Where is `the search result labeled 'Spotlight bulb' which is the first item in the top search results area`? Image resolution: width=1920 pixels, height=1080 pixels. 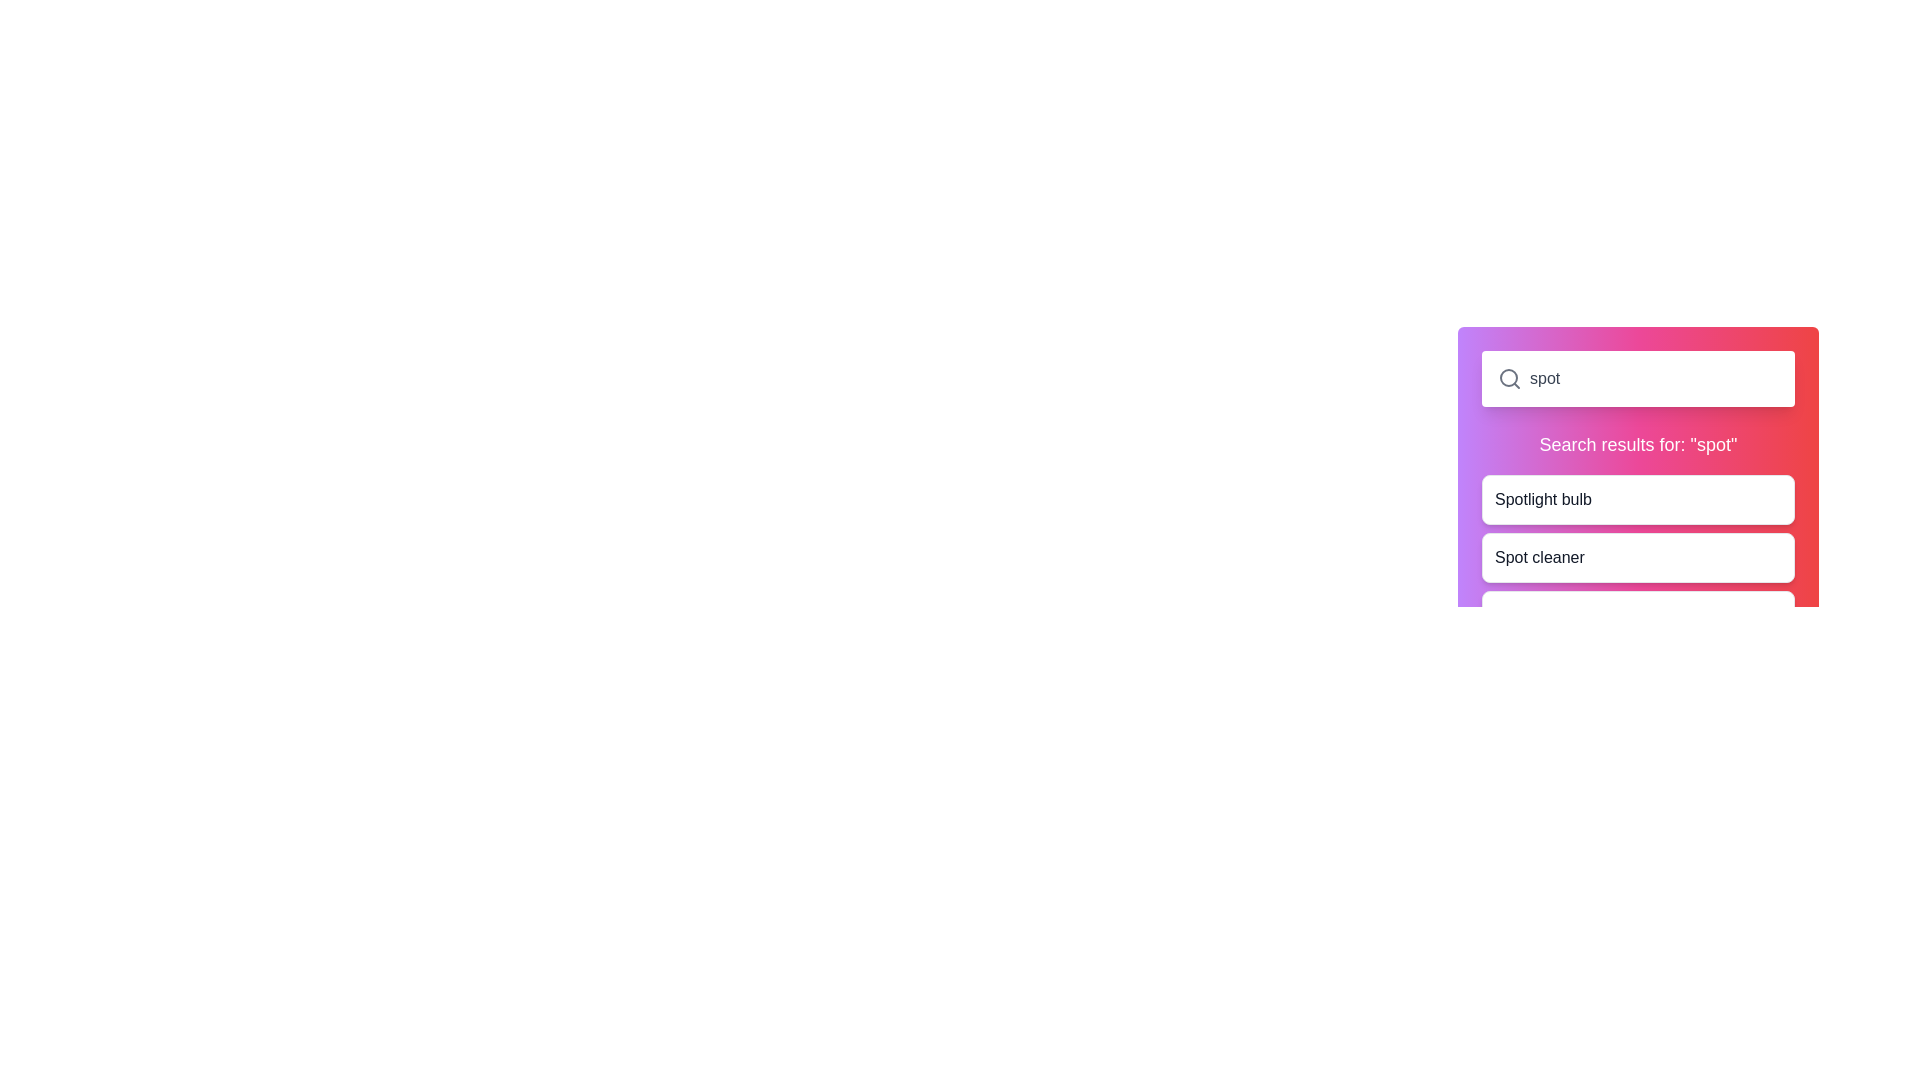
the search result labeled 'Spotlight bulb' which is the first item in the top search results area is located at coordinates (1542, 499).